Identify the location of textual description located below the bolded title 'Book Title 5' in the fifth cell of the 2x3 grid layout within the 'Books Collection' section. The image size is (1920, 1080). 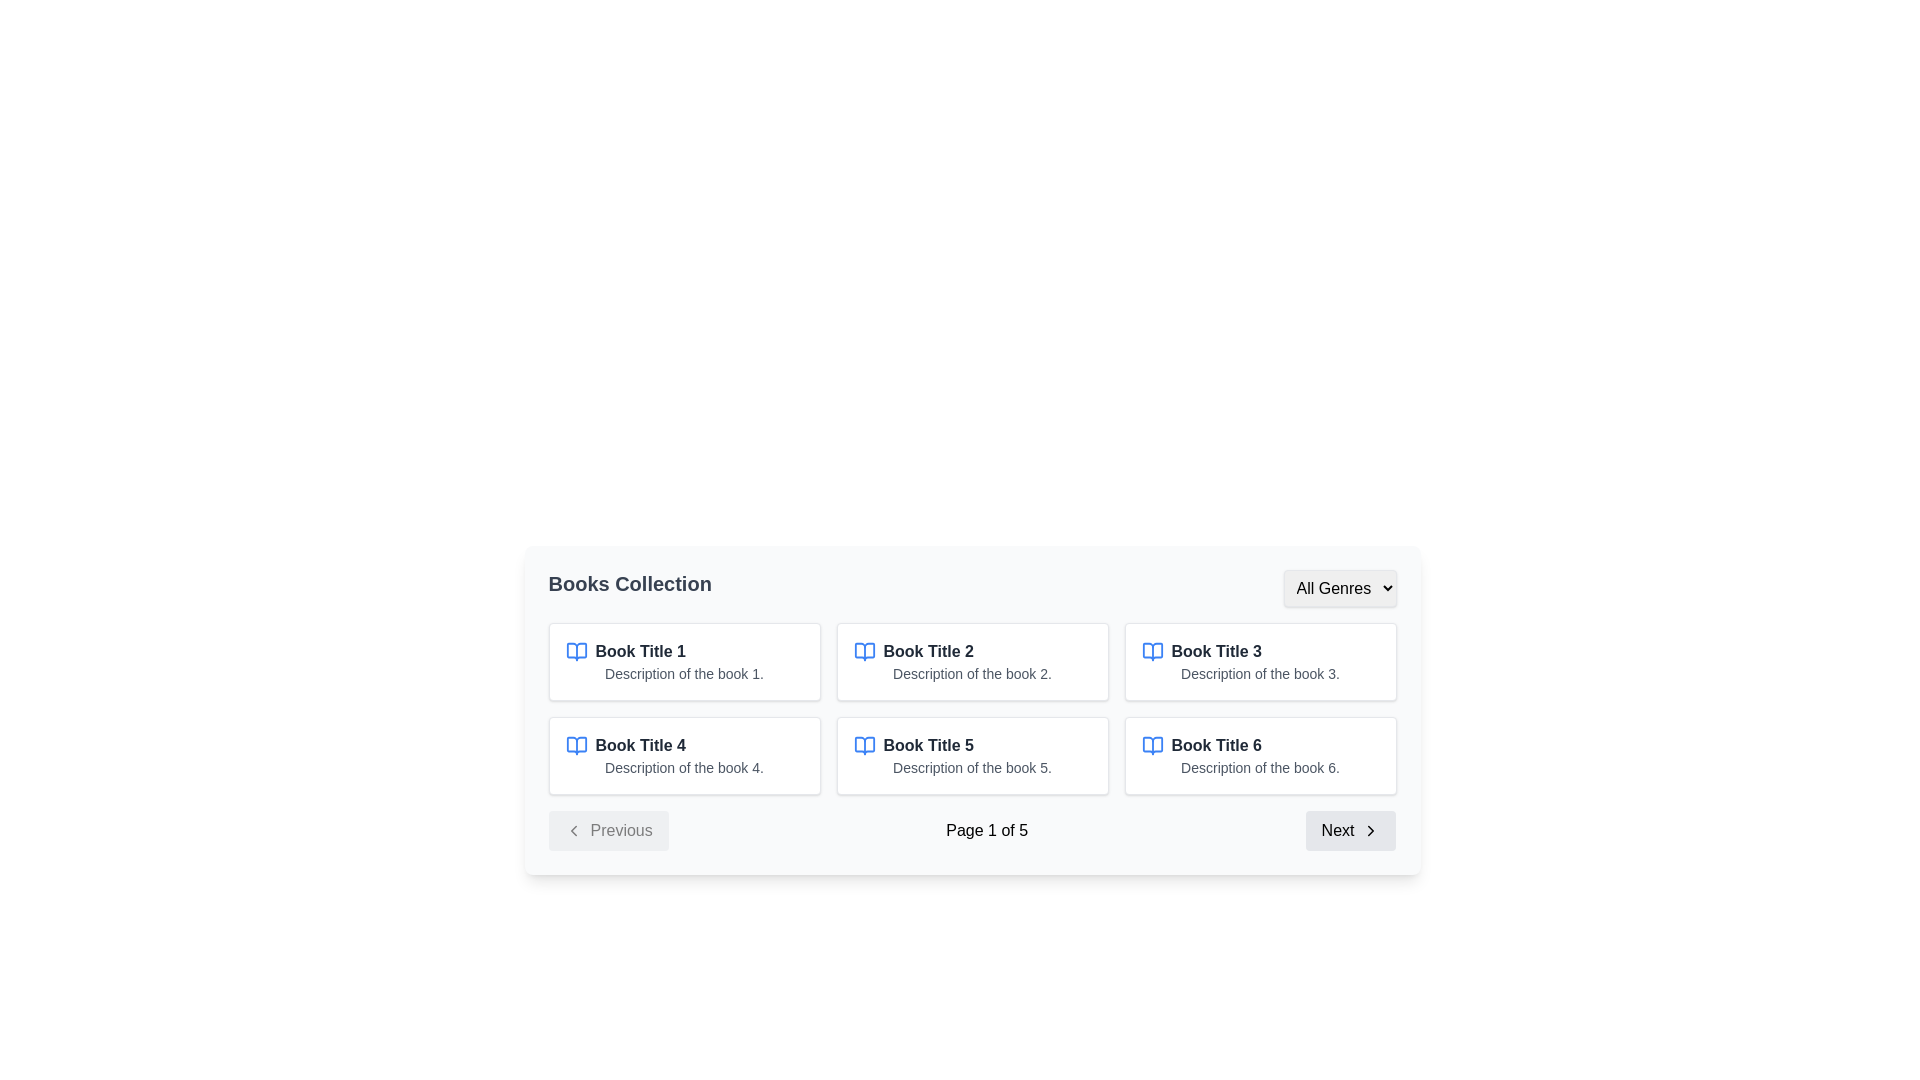
(972, 766).